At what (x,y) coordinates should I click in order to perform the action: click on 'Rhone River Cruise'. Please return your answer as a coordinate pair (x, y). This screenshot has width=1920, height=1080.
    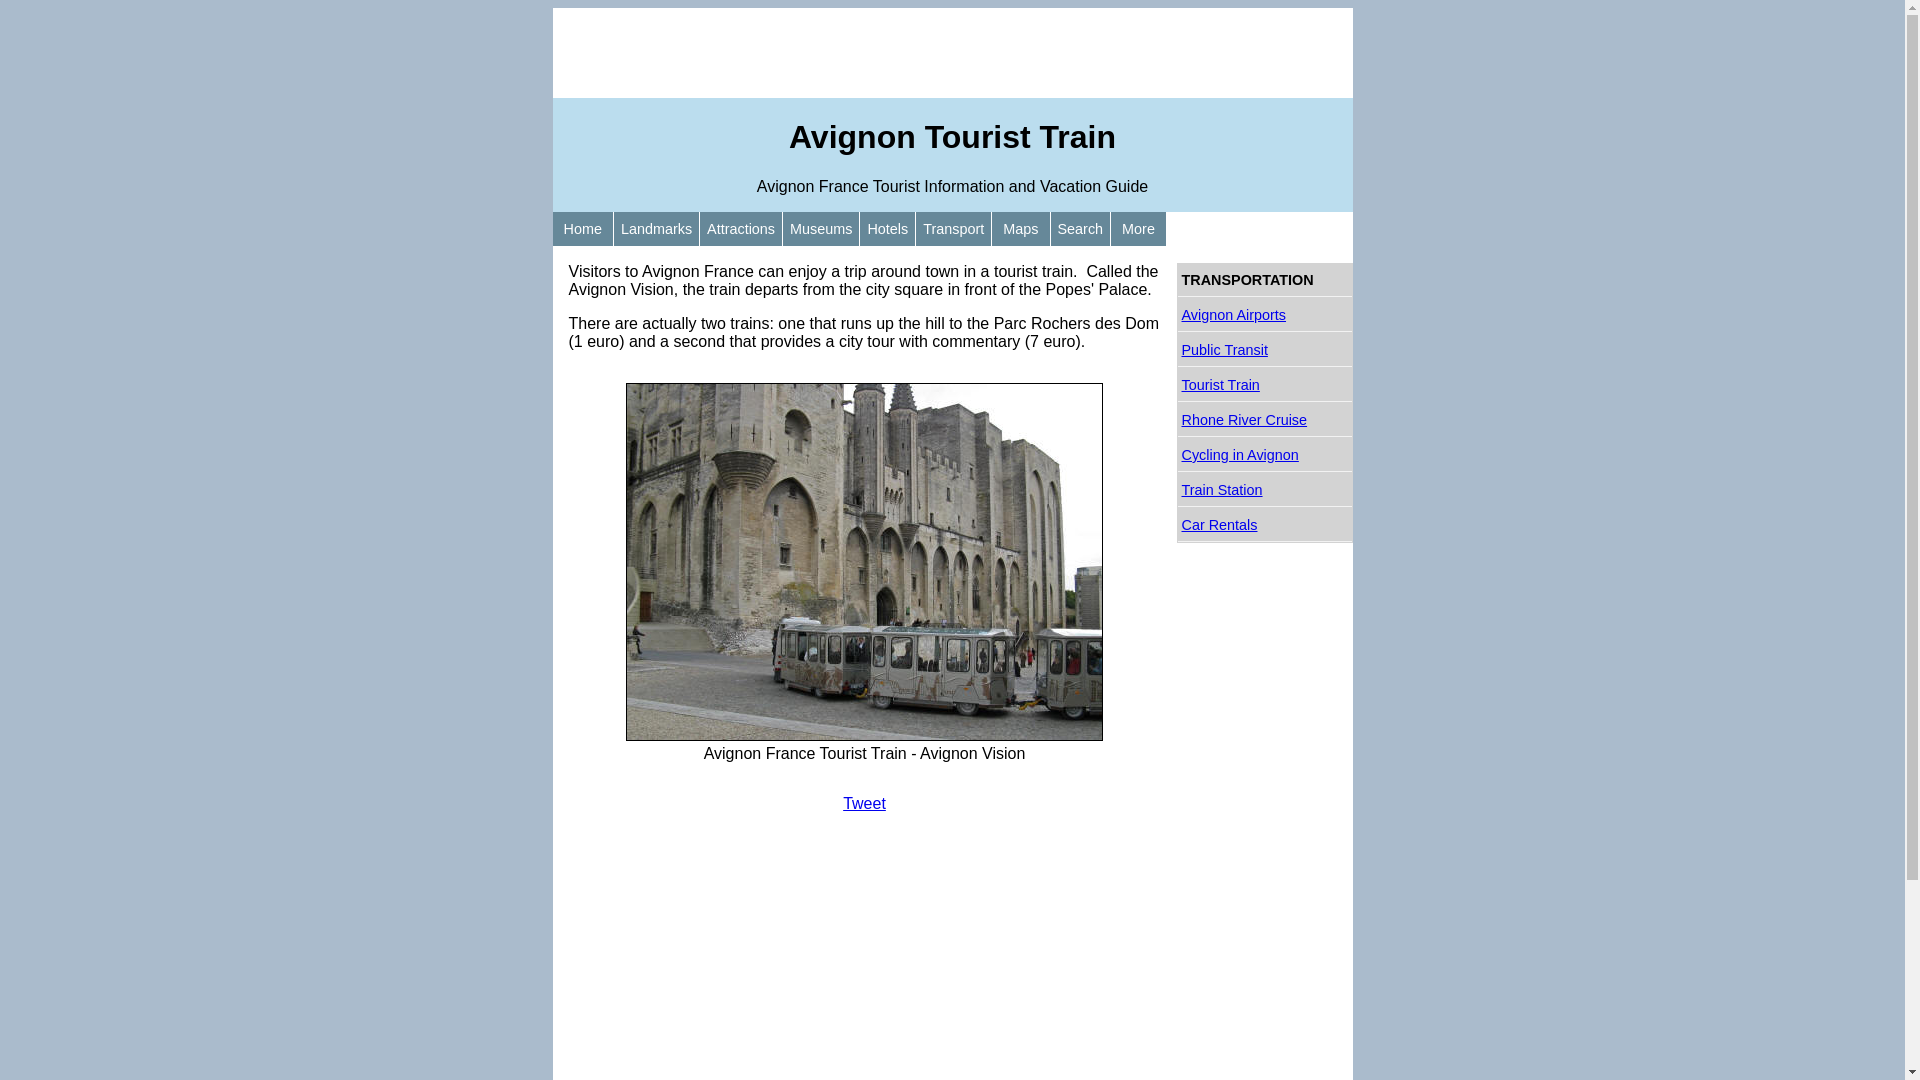
    Looking at the image, I should click on (1264, 419).